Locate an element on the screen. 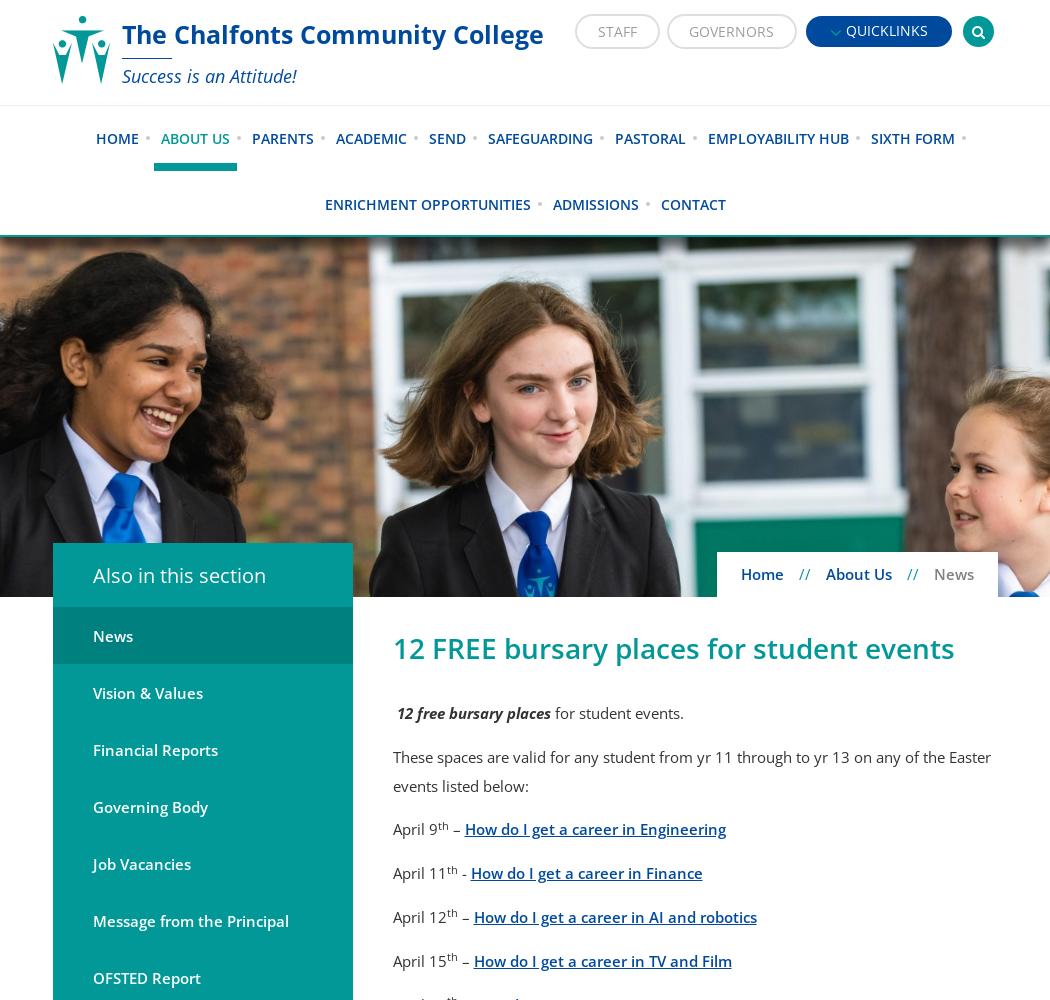 Image resolution: width=1050 pixels, height=1000 pixels. 'The Chalfonts Community College' is located at coordinates (119, 34).